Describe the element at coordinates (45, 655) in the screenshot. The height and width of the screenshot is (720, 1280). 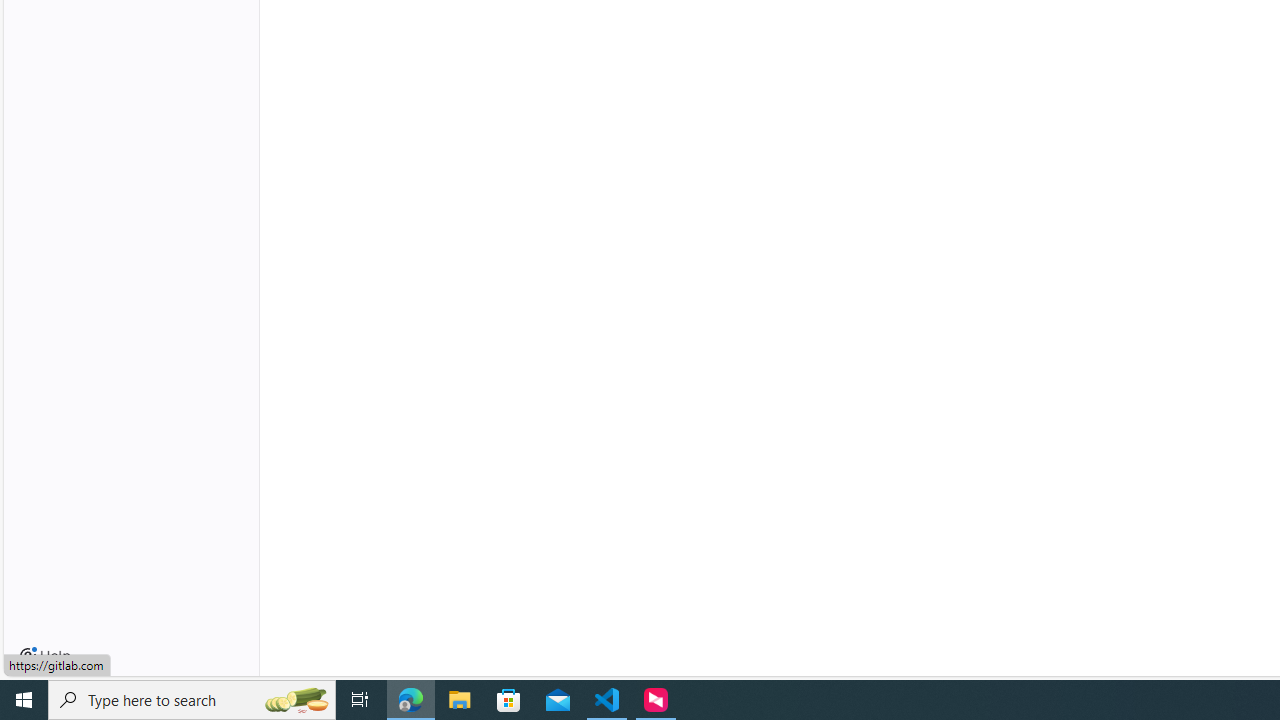
I see `'Help'` at that location.